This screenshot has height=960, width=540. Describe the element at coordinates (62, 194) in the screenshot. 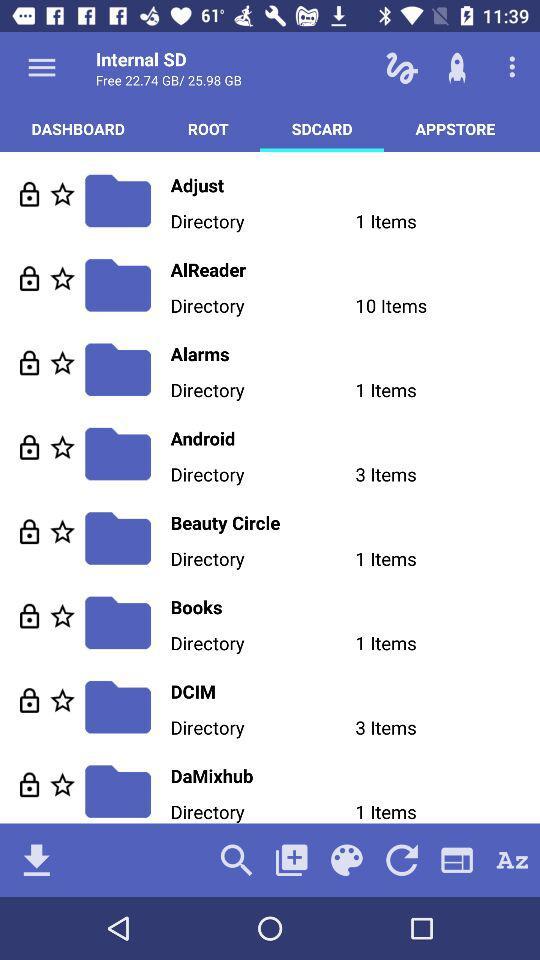

I see `favourite` at that location.